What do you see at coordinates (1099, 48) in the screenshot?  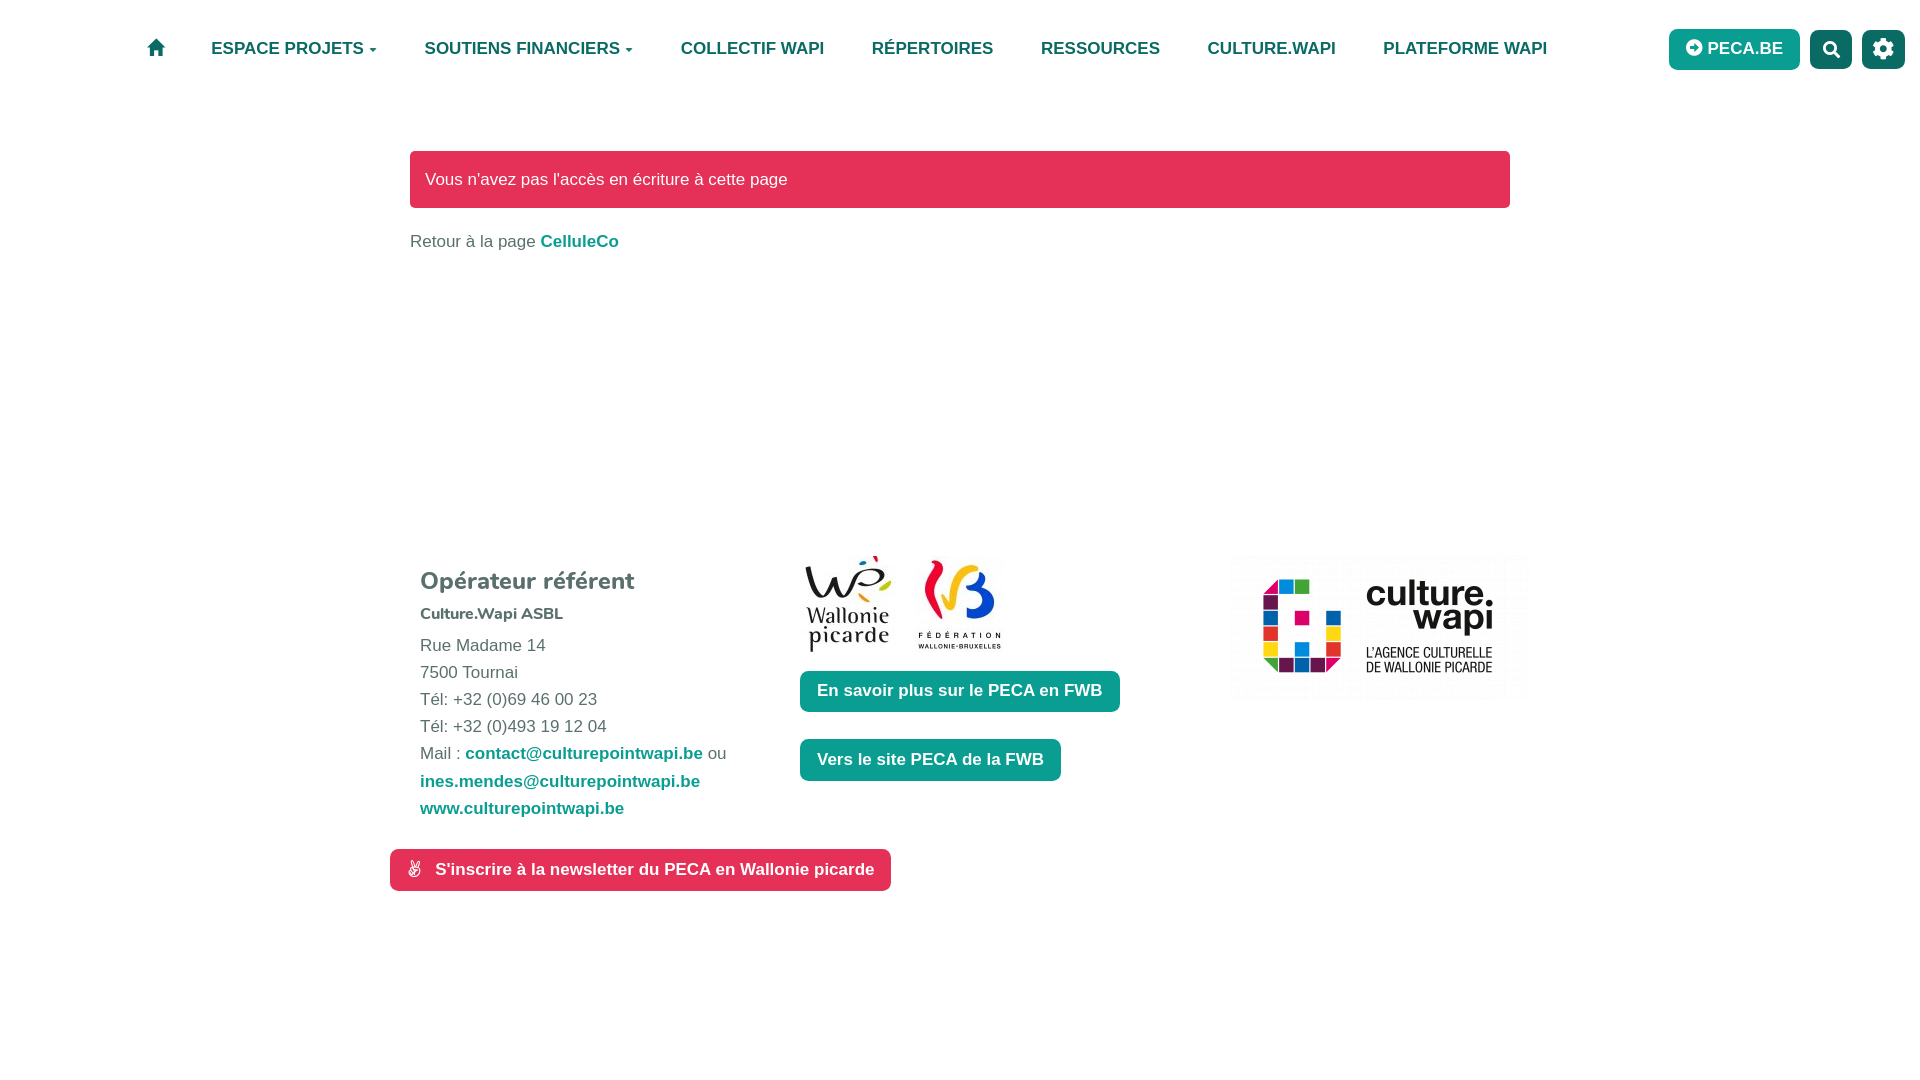 I see `'RESSOURCES'` at bounding box center [1099, 48].